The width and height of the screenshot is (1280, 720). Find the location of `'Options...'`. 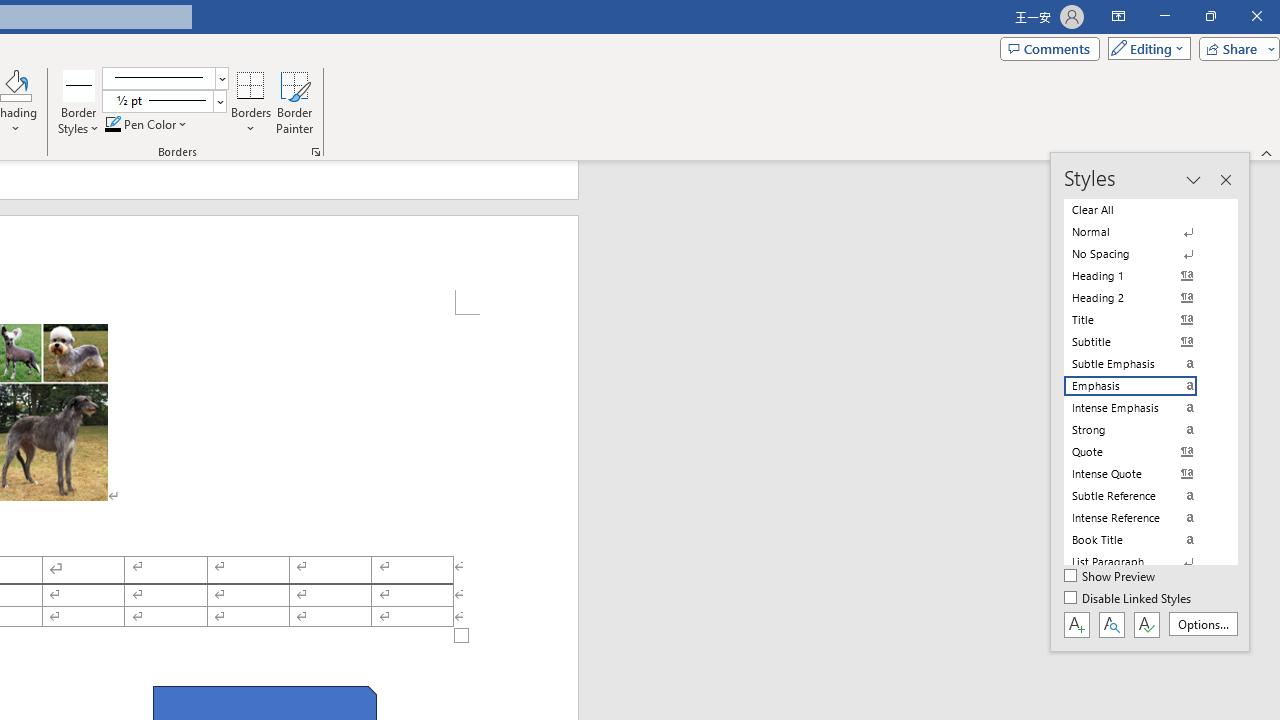

'Options...' is located at coordinates (1202, 622).